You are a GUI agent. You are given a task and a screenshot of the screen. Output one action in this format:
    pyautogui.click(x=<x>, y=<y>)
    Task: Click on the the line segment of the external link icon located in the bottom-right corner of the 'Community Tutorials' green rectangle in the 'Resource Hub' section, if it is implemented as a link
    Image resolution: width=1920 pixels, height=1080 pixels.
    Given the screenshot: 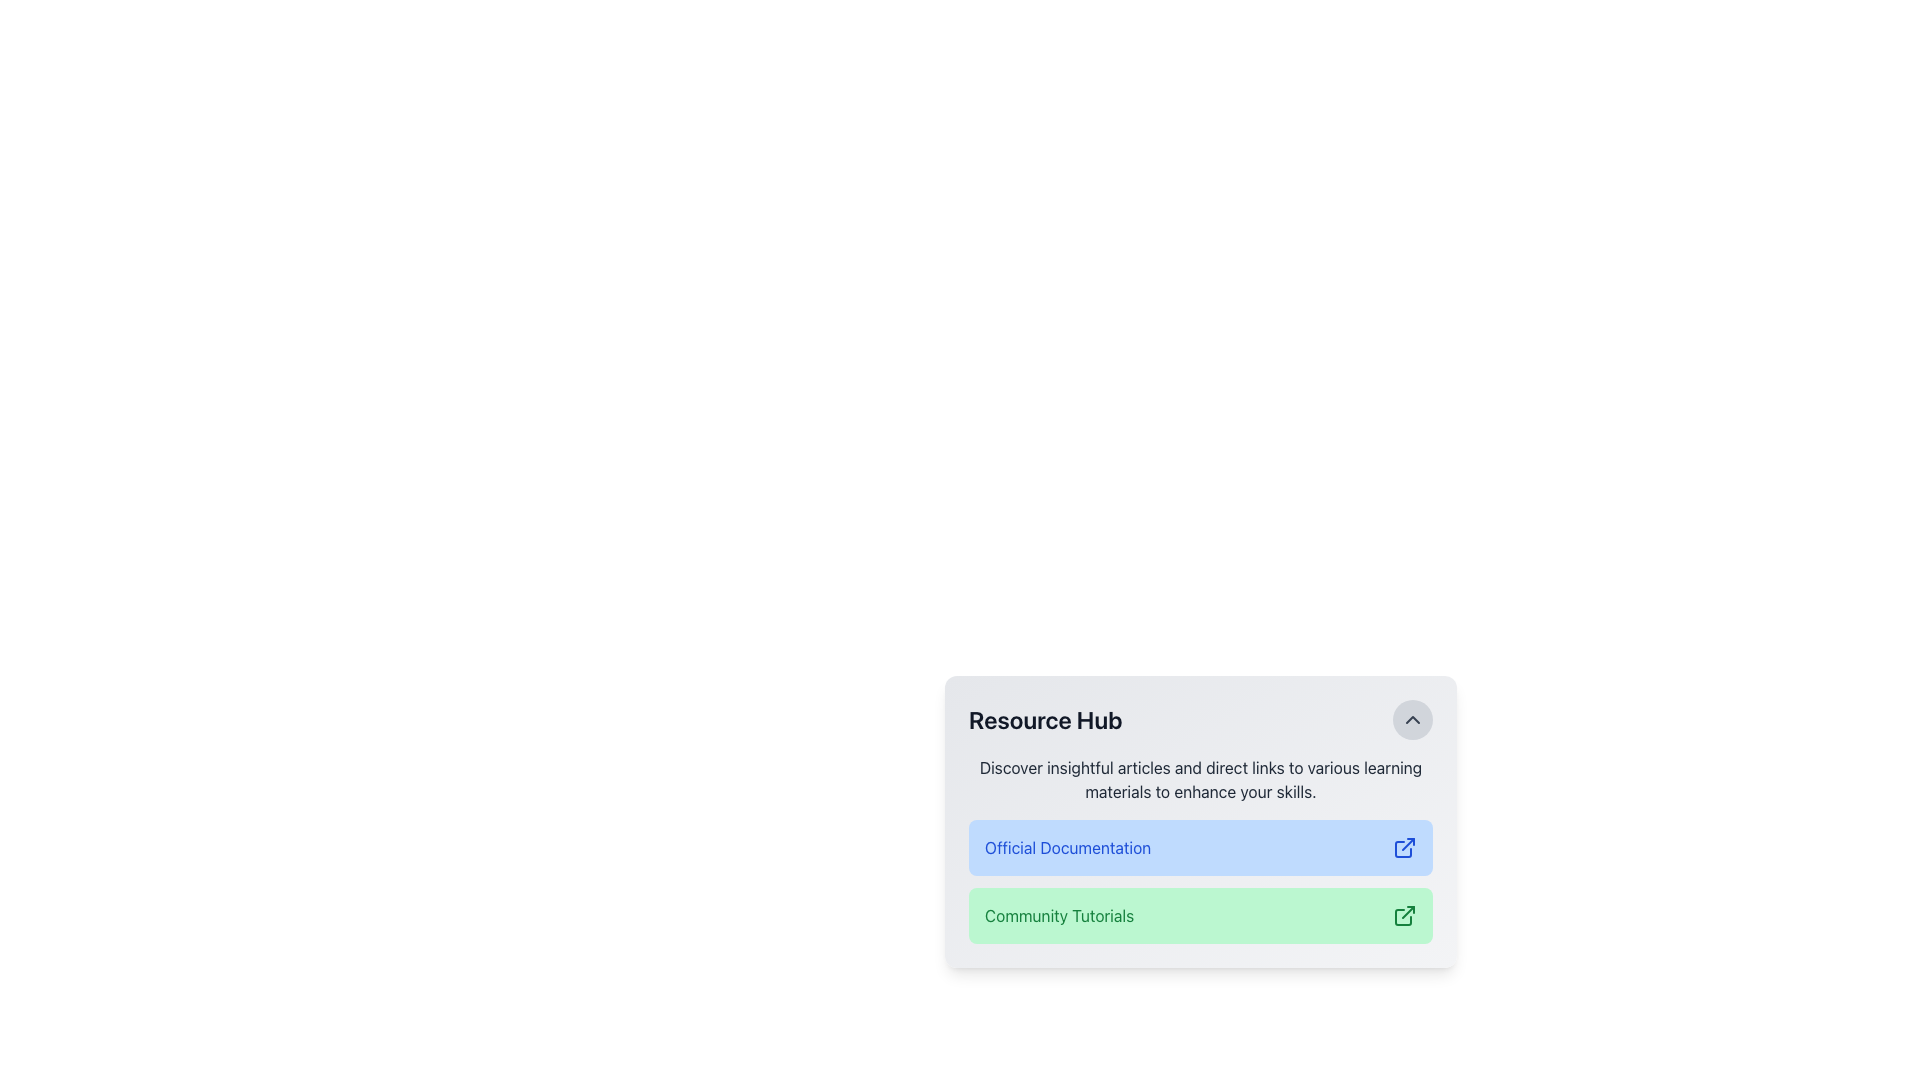 What is the action you would take?
    pyautogui.click(x=1407, y=912)
    